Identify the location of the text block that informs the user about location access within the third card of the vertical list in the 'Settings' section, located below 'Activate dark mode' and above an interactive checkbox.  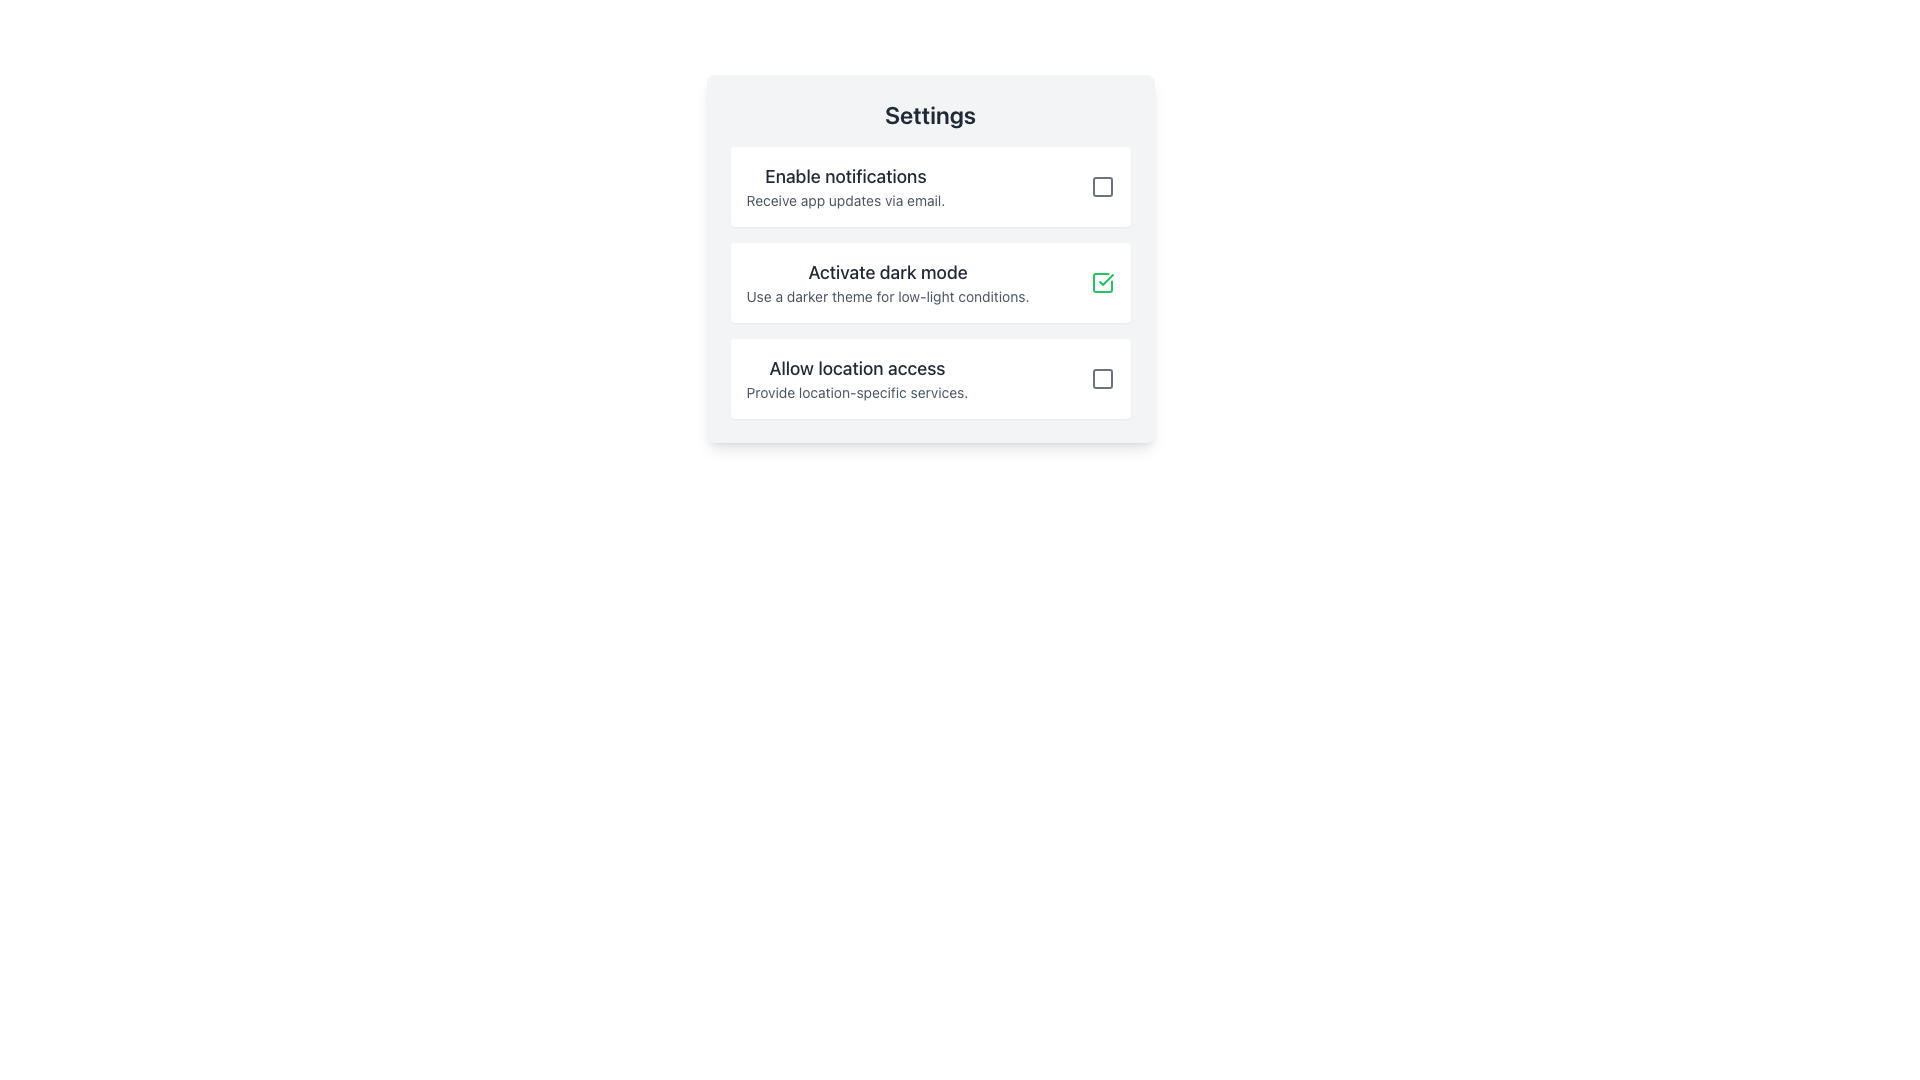
(857, 378).